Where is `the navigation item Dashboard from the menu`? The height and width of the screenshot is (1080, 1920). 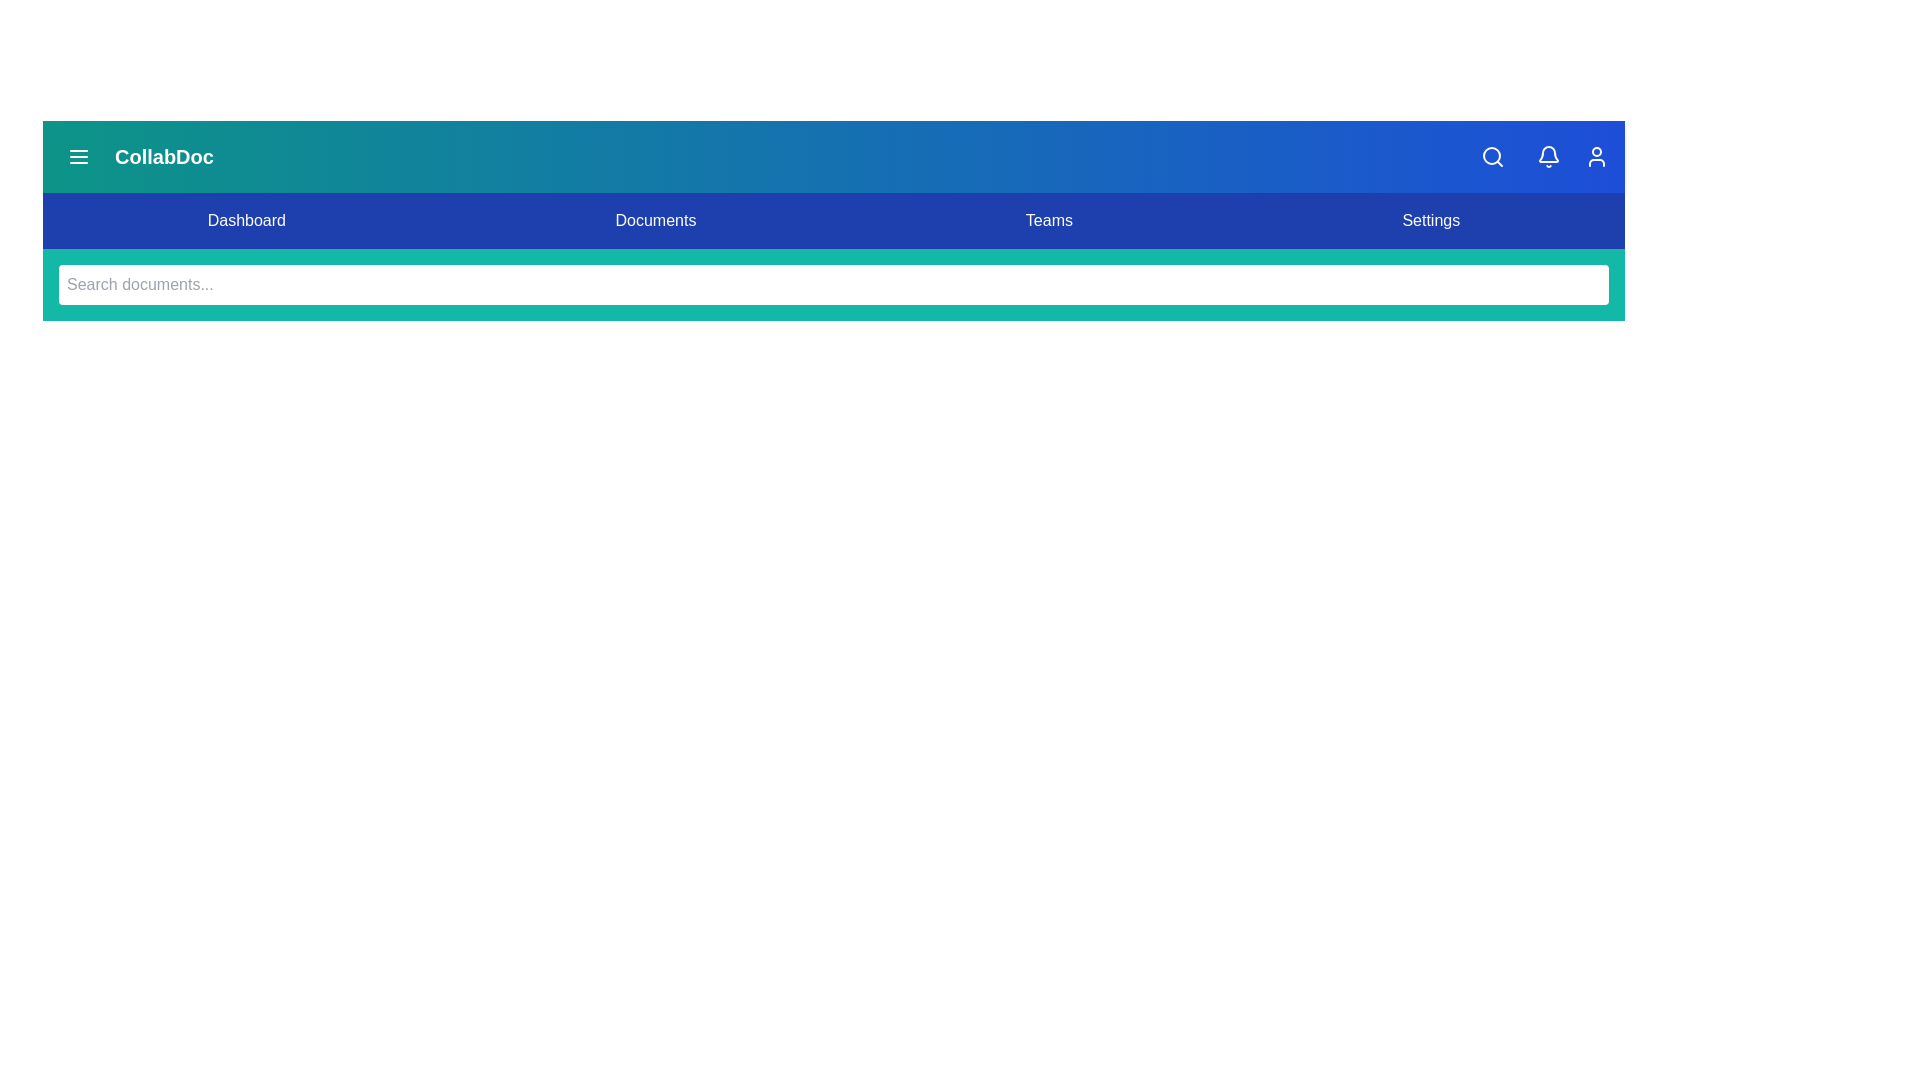
the navigation item Dashboard from the menu is located at coordinates (245, 220).